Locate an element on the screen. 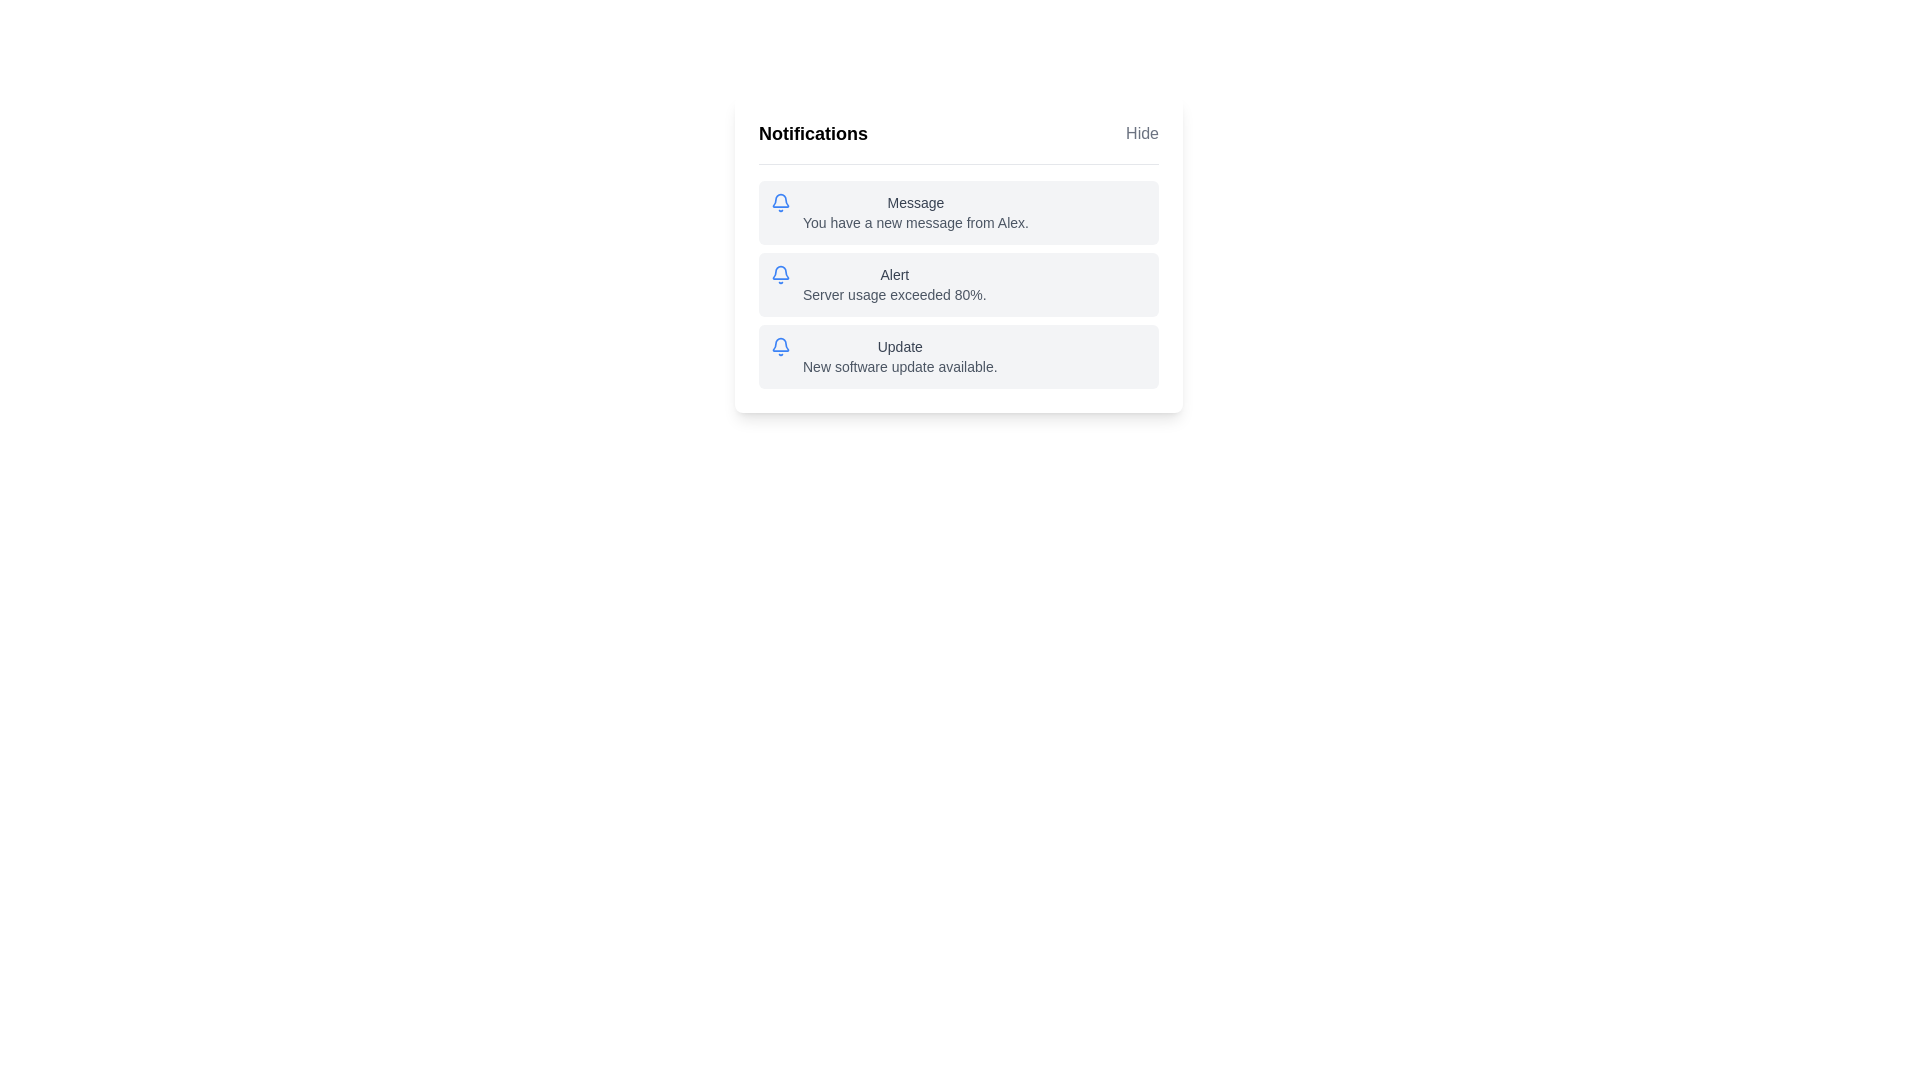  the notification icon shaped as a bell with a blue stroke, located to the left of the text 'Message' in the notification card is located at coordinates (780, 203).